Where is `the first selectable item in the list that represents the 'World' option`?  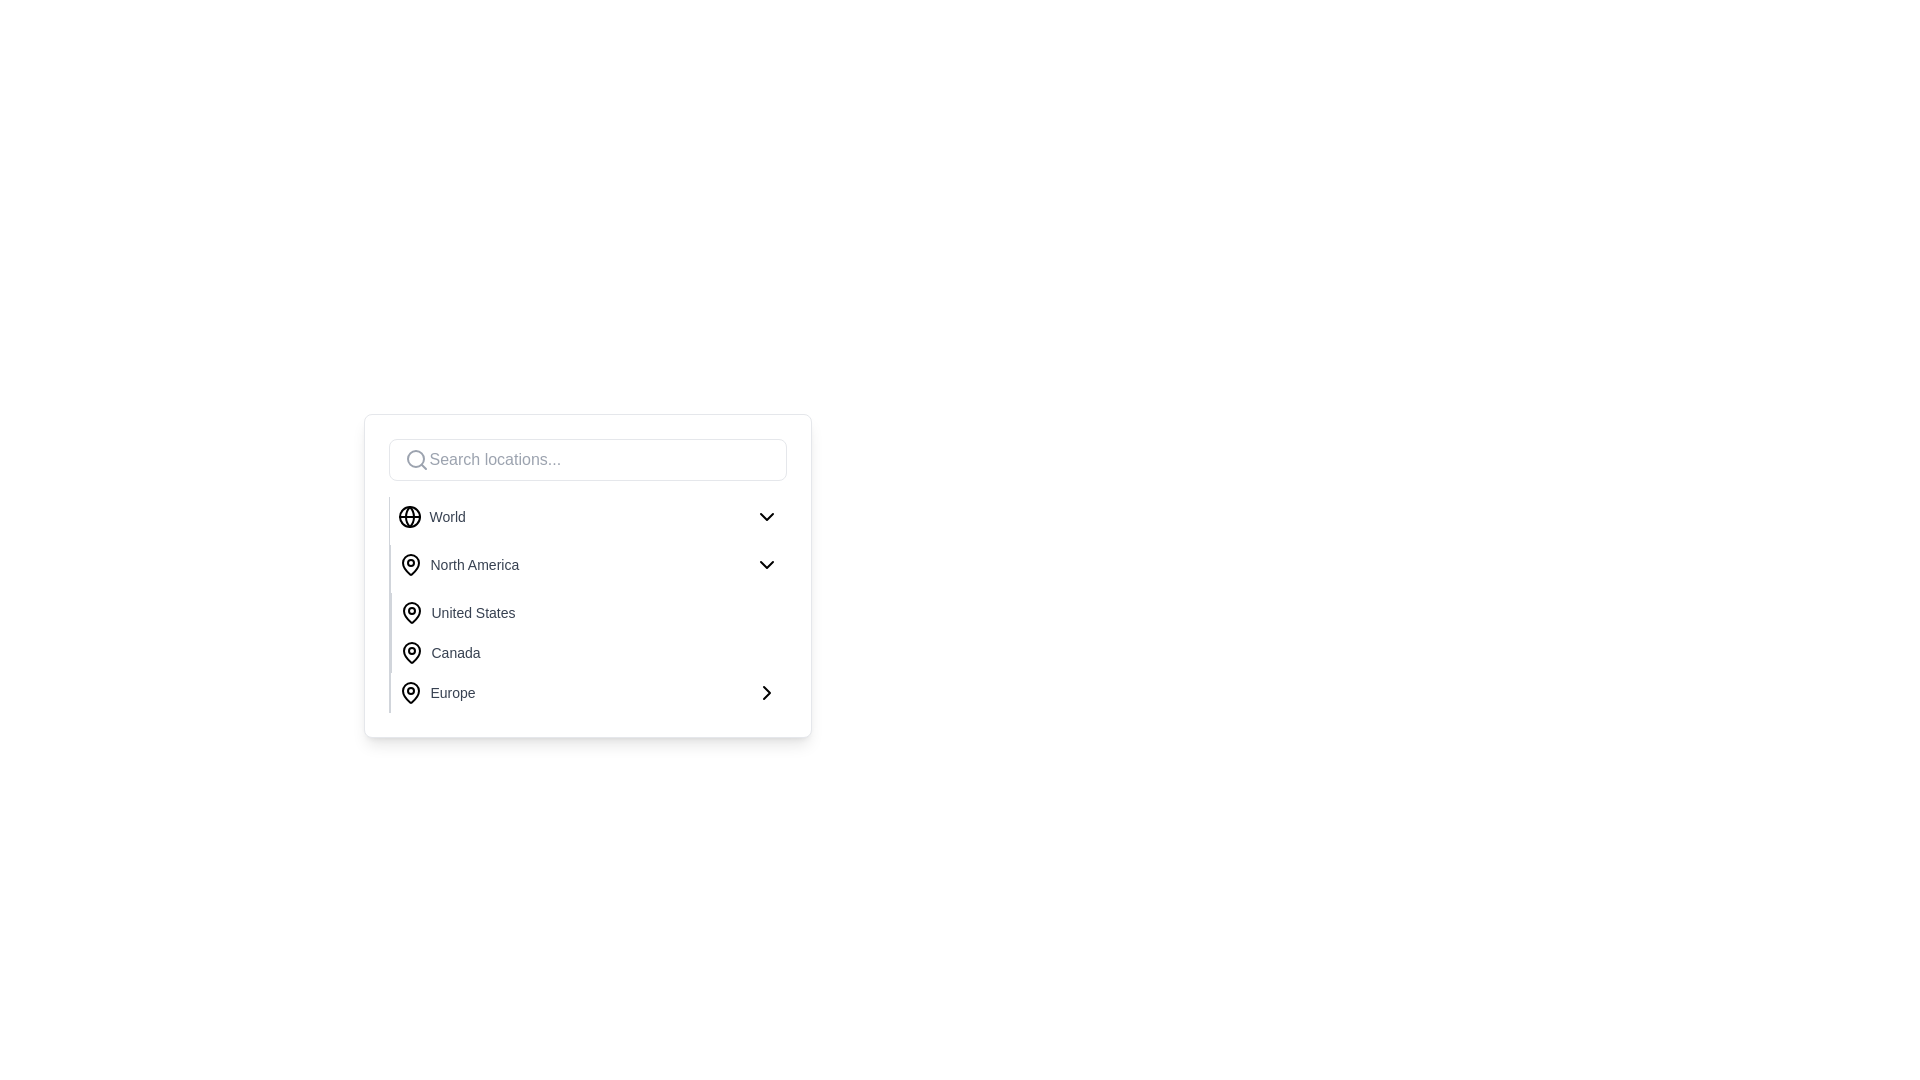 the first selectable item in the list that represents the 'World' option is located at coordinates (430, 515).